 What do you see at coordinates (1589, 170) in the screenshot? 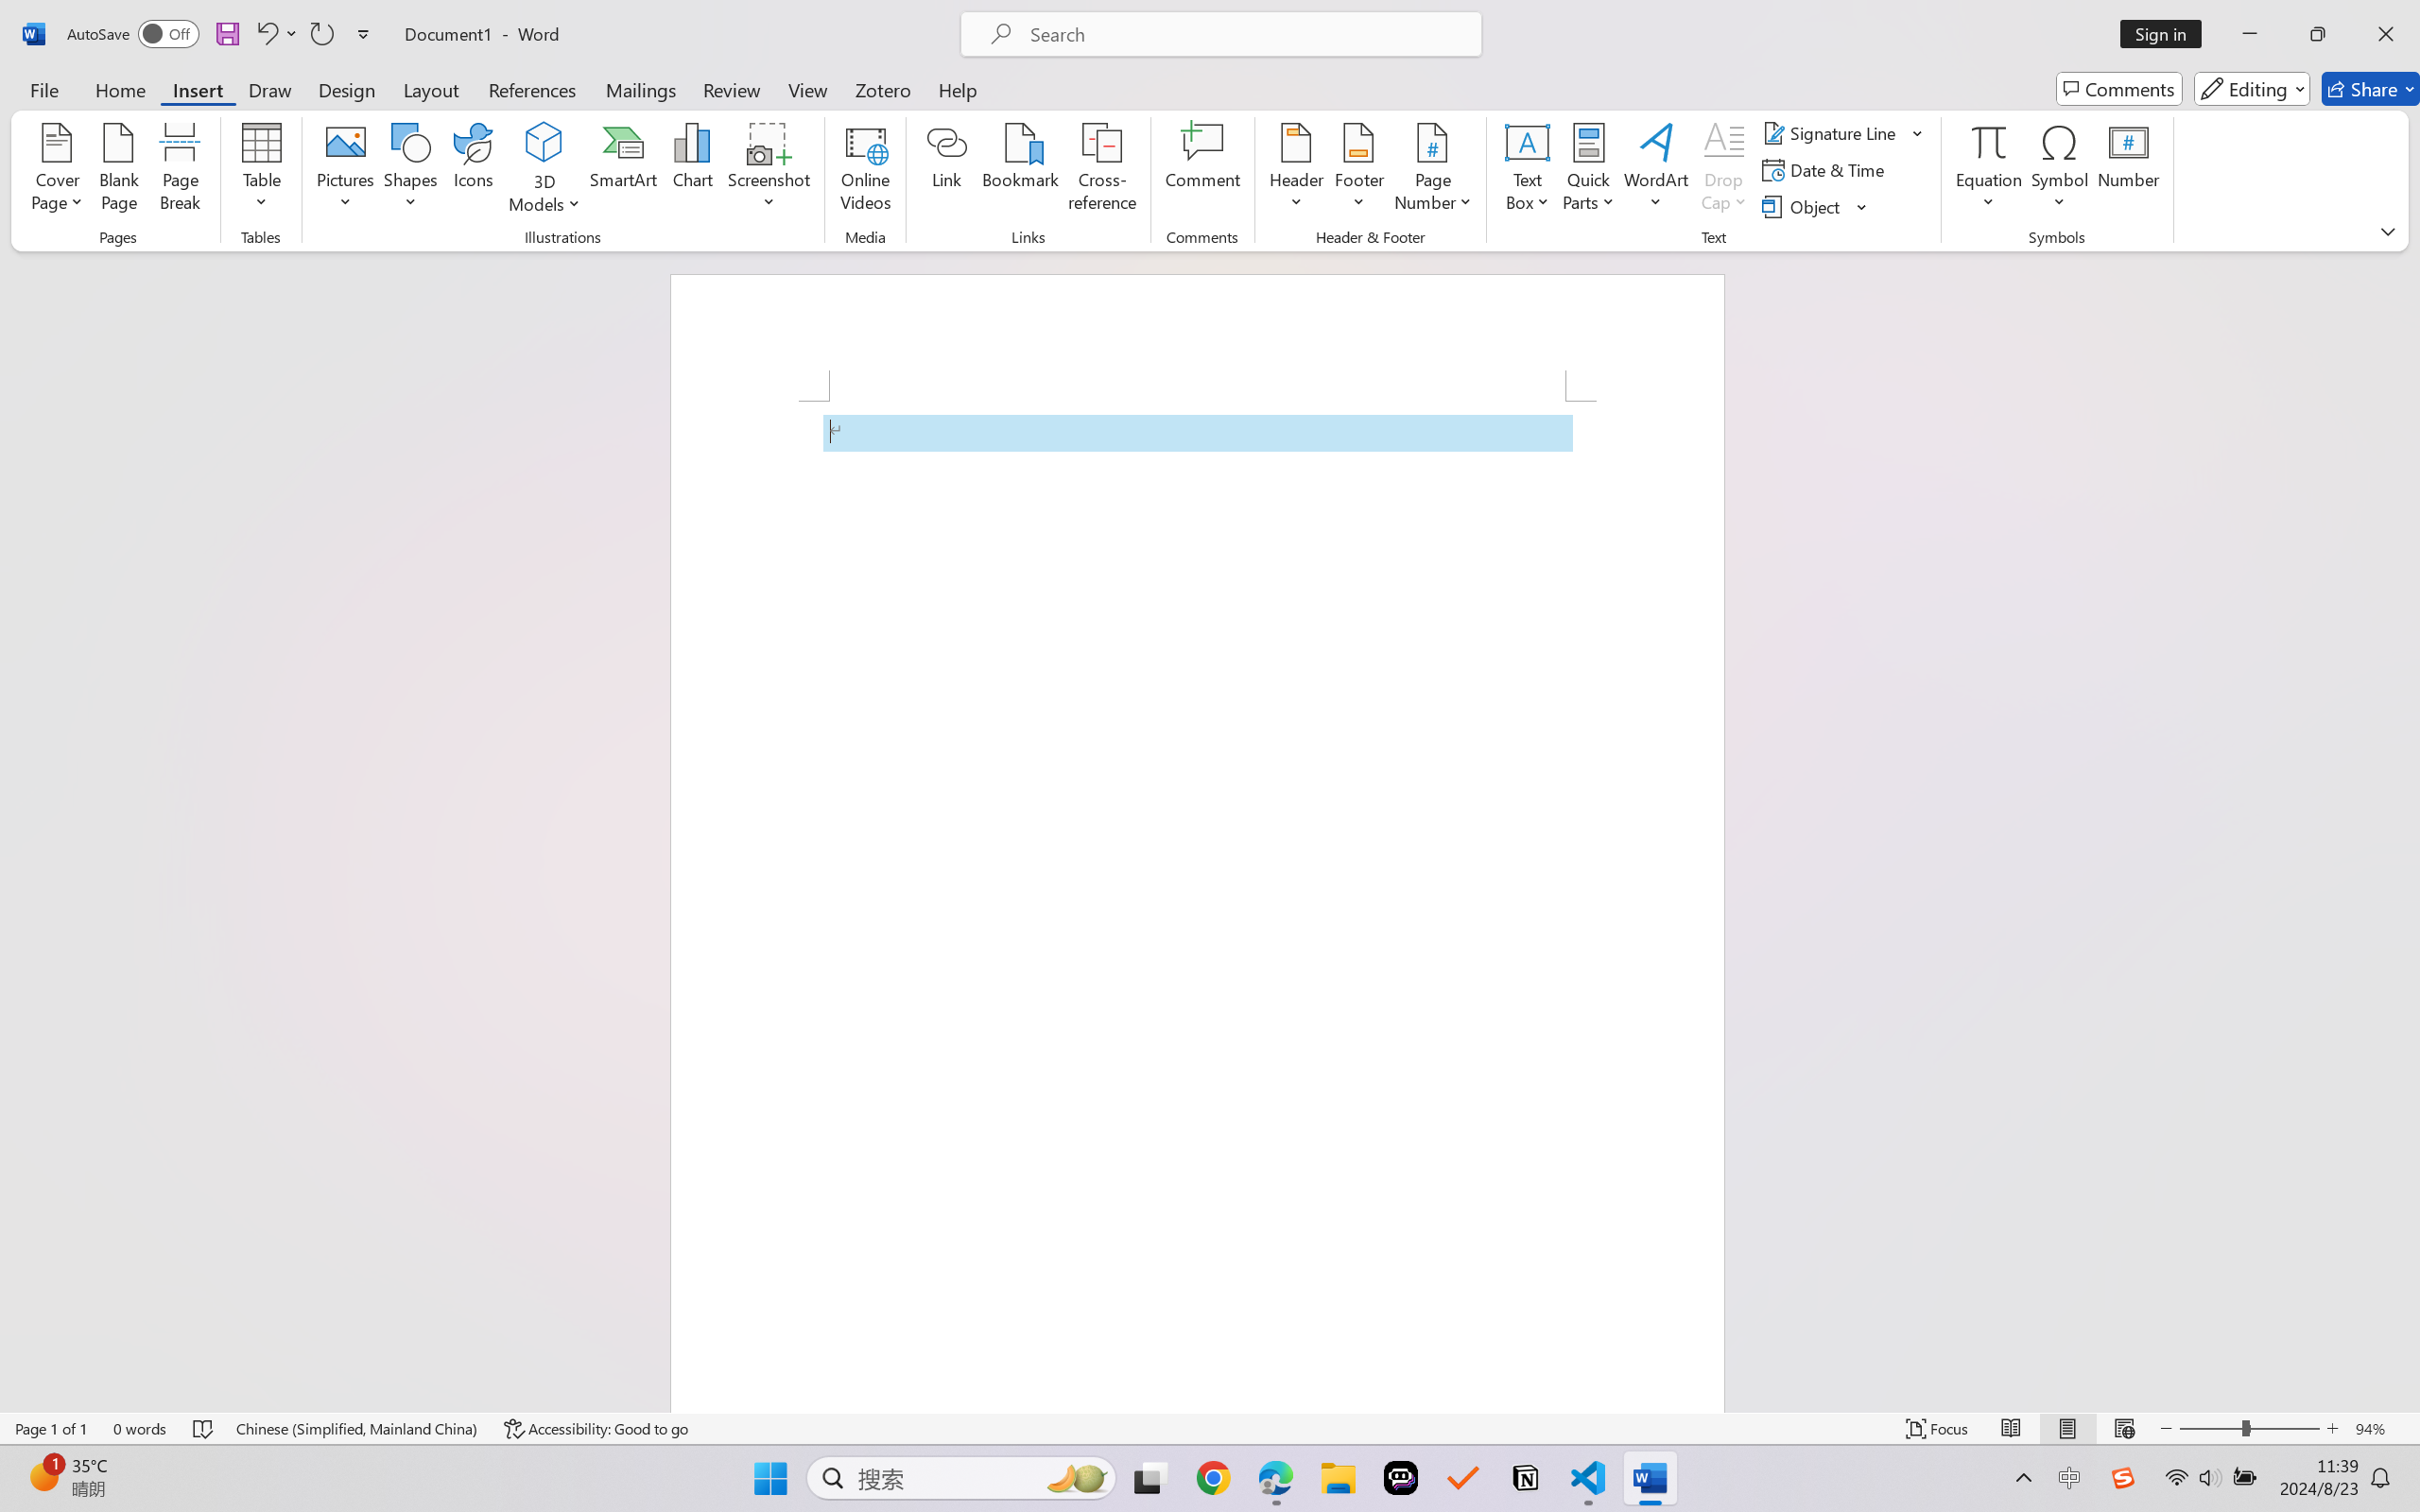
I see `'Quick Parts'` at bounding box center [1589, 170].